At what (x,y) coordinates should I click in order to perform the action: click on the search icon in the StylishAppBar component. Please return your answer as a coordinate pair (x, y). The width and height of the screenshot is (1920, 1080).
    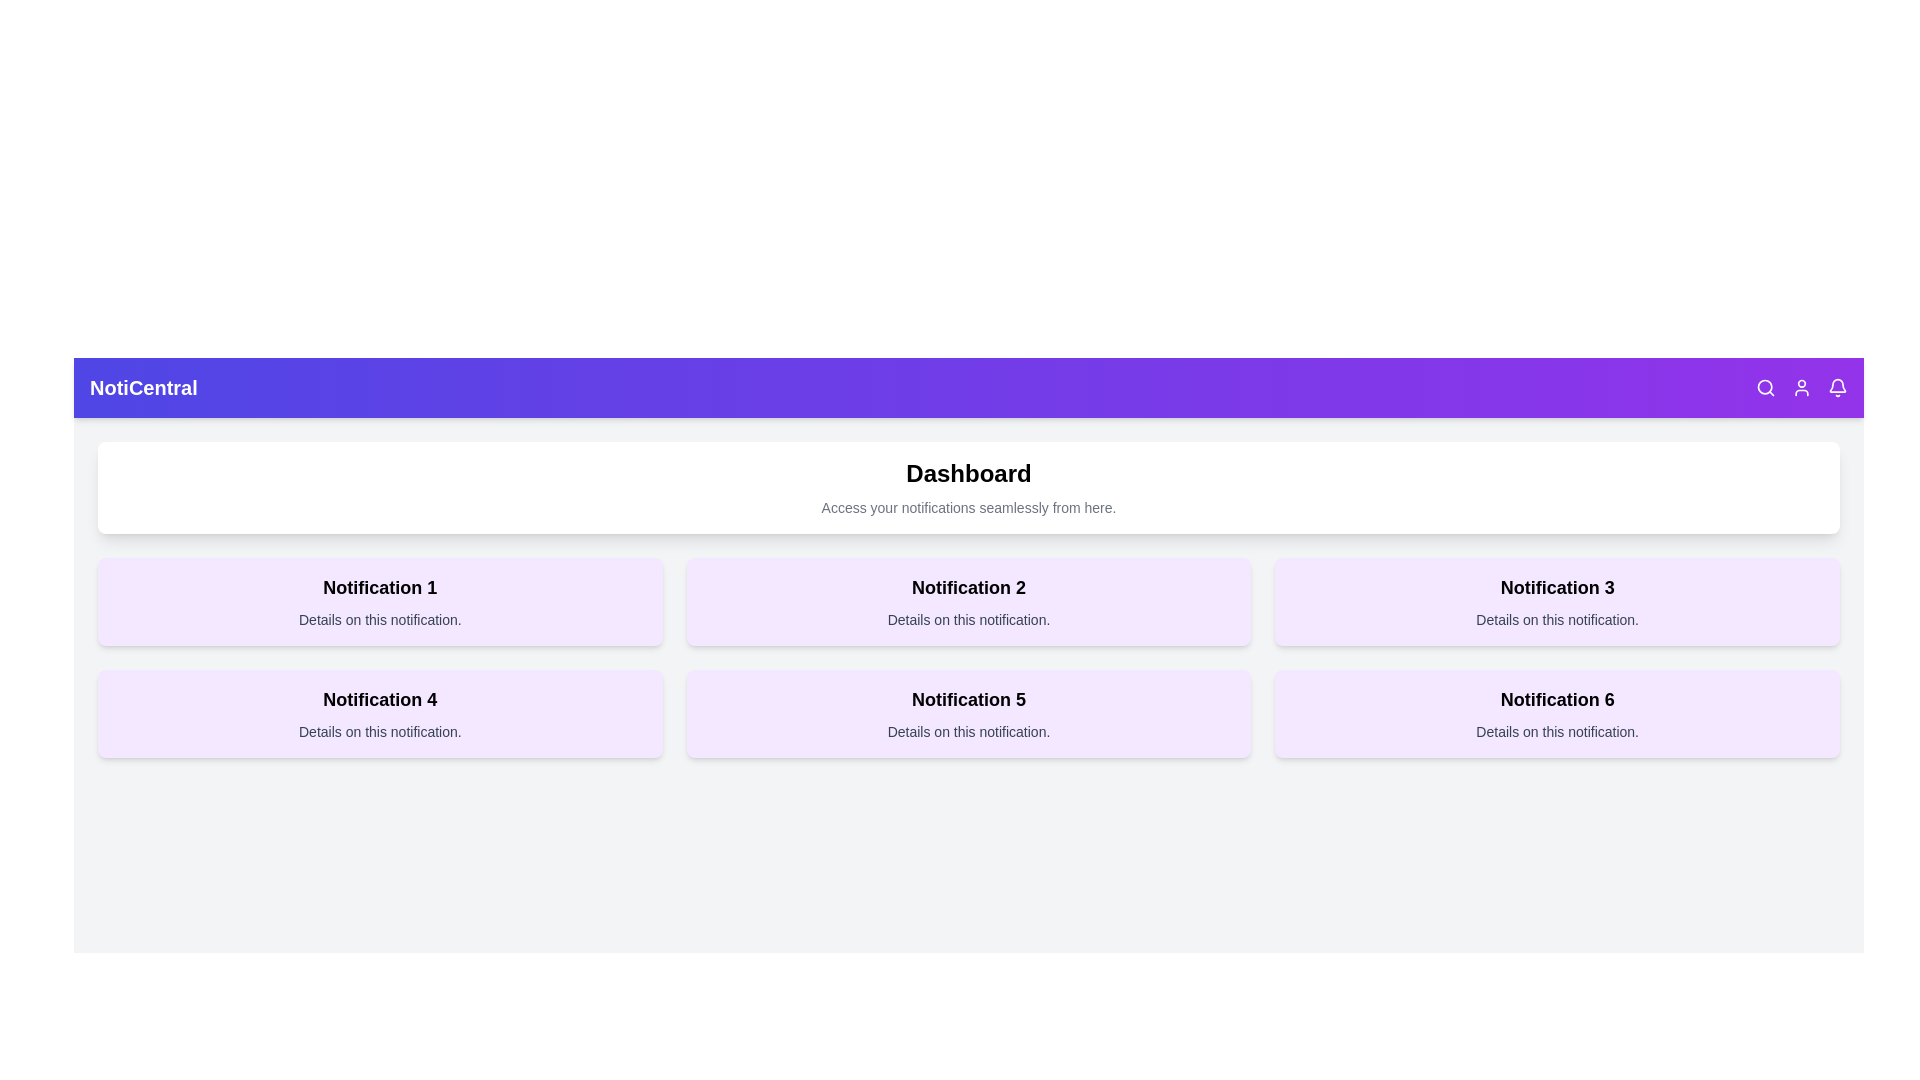
    Looking at the image, I should click on (1766, 388).